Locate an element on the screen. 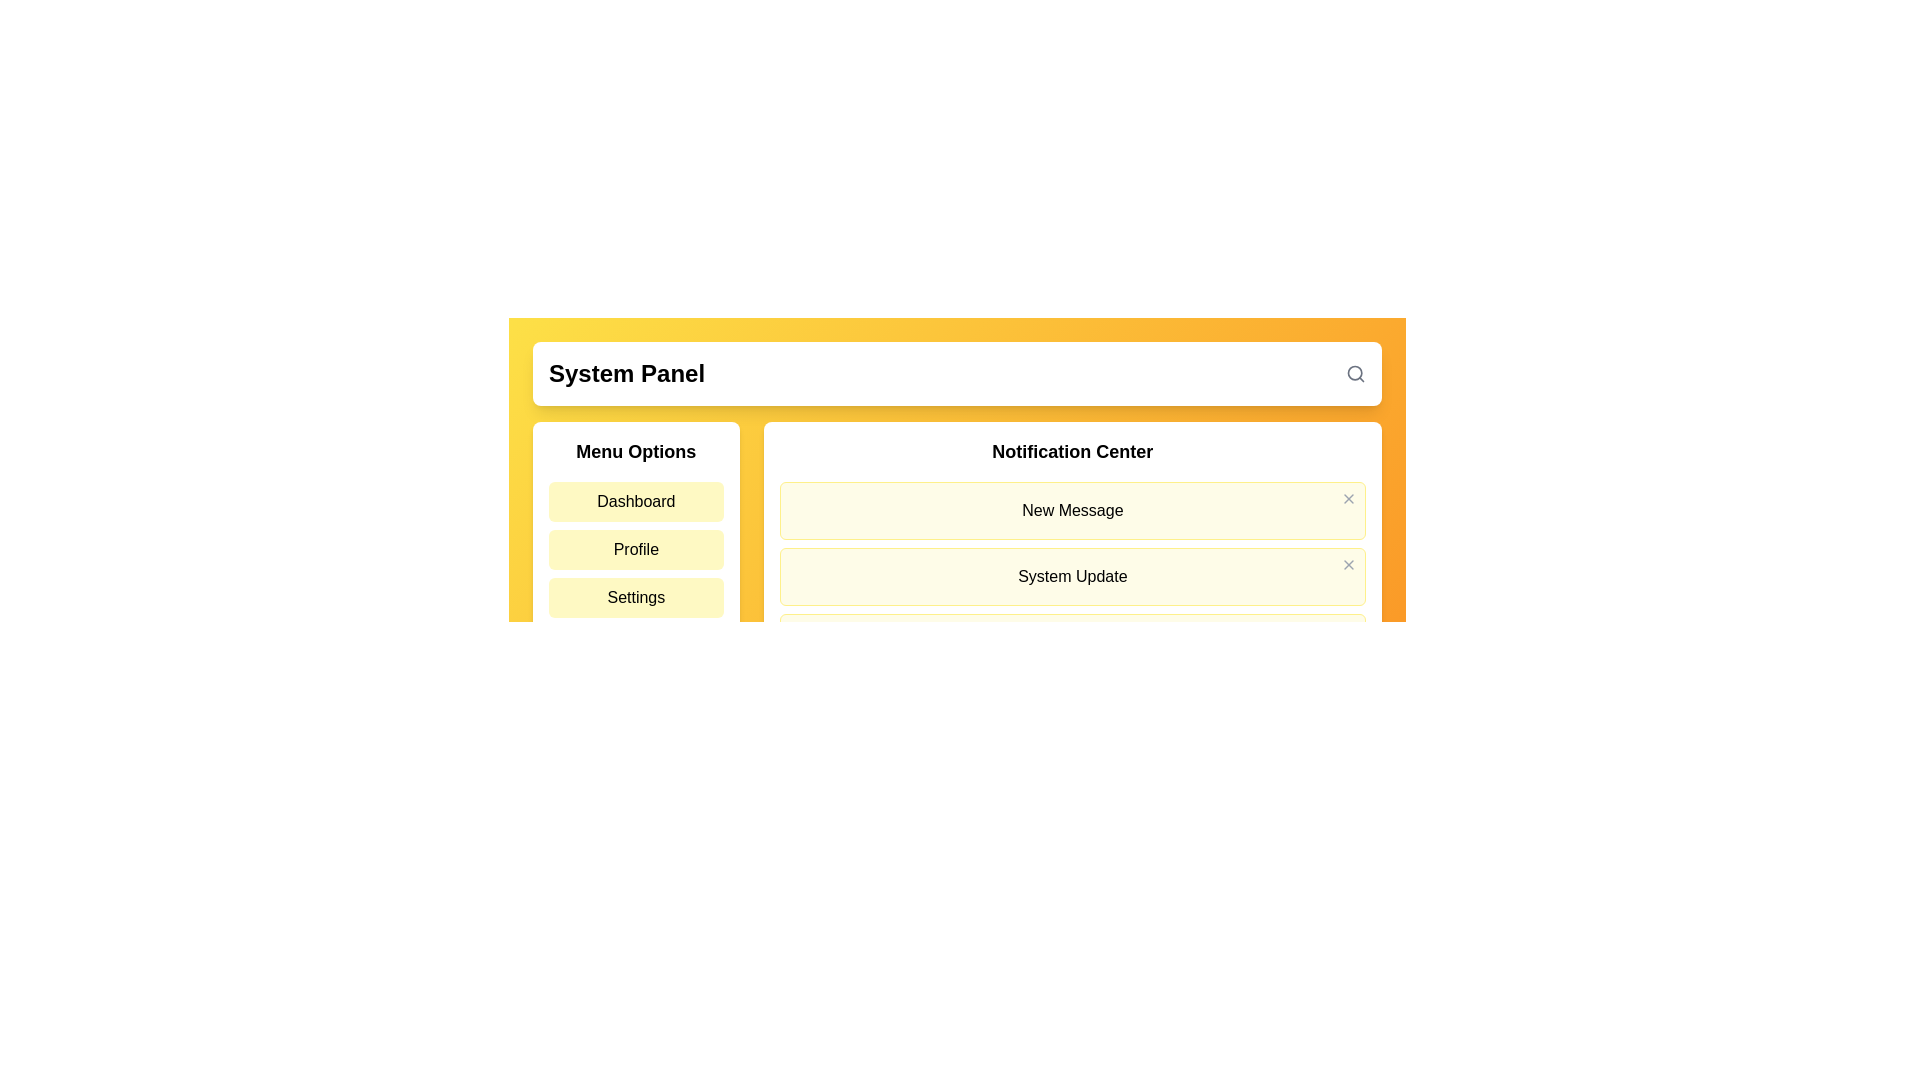 Image resolution: width=1920 pixels, height=1080 pixels. the 'Dashboard' button with a light yellow background and black text, which is the first button in the vertical menu under 'Menu Options' is located at coordinates (635, 500).